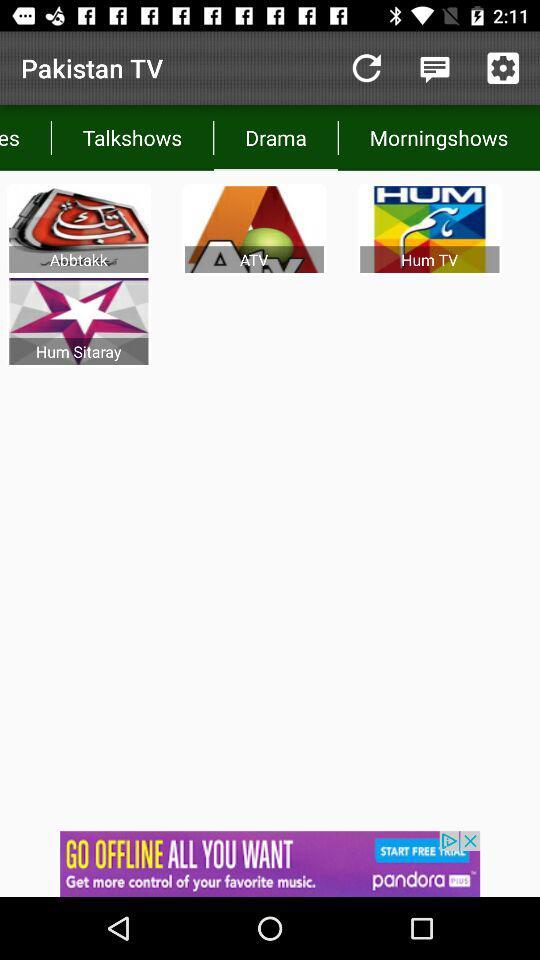  What do you see at coordinates (270, 863) in the screenshot?
I see `notifications` at bounding box center [270, 863].